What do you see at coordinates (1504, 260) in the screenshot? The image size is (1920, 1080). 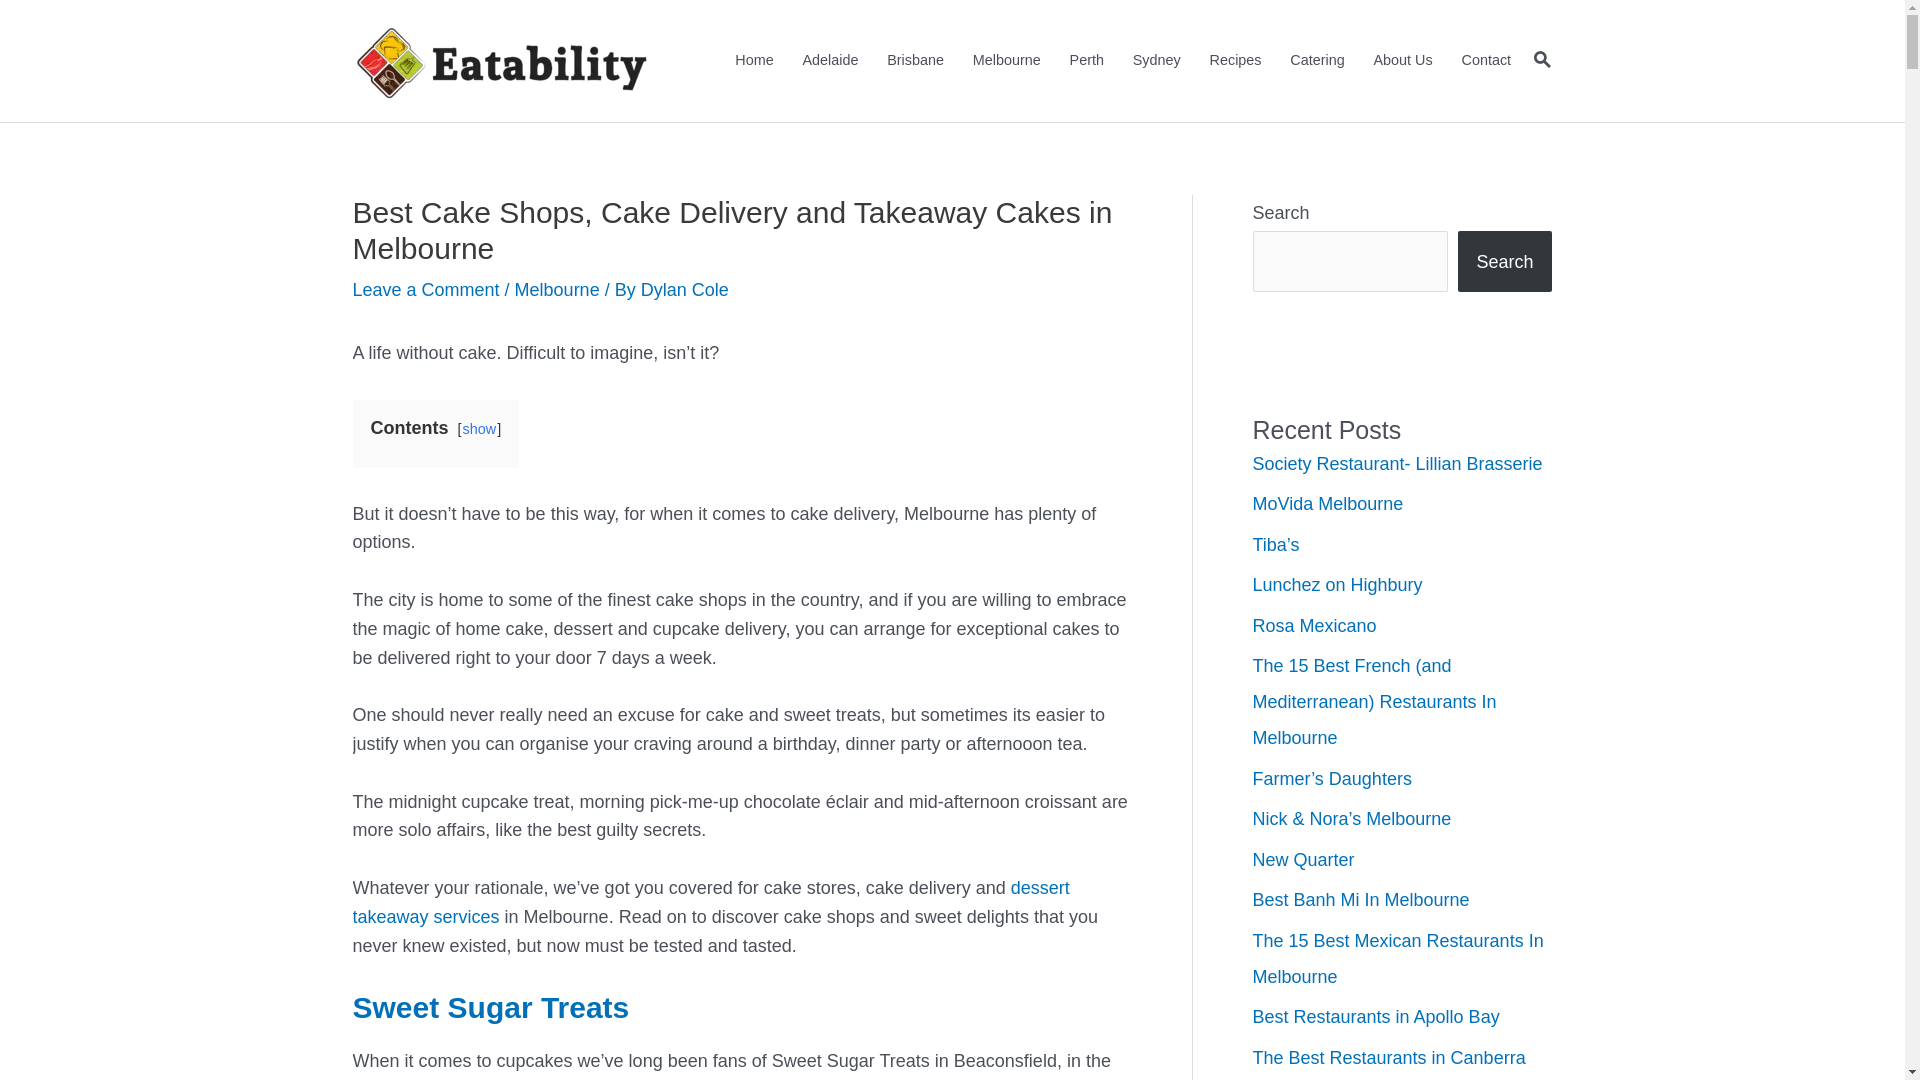 I see `'Search'` at bounding box center [1504, 260].